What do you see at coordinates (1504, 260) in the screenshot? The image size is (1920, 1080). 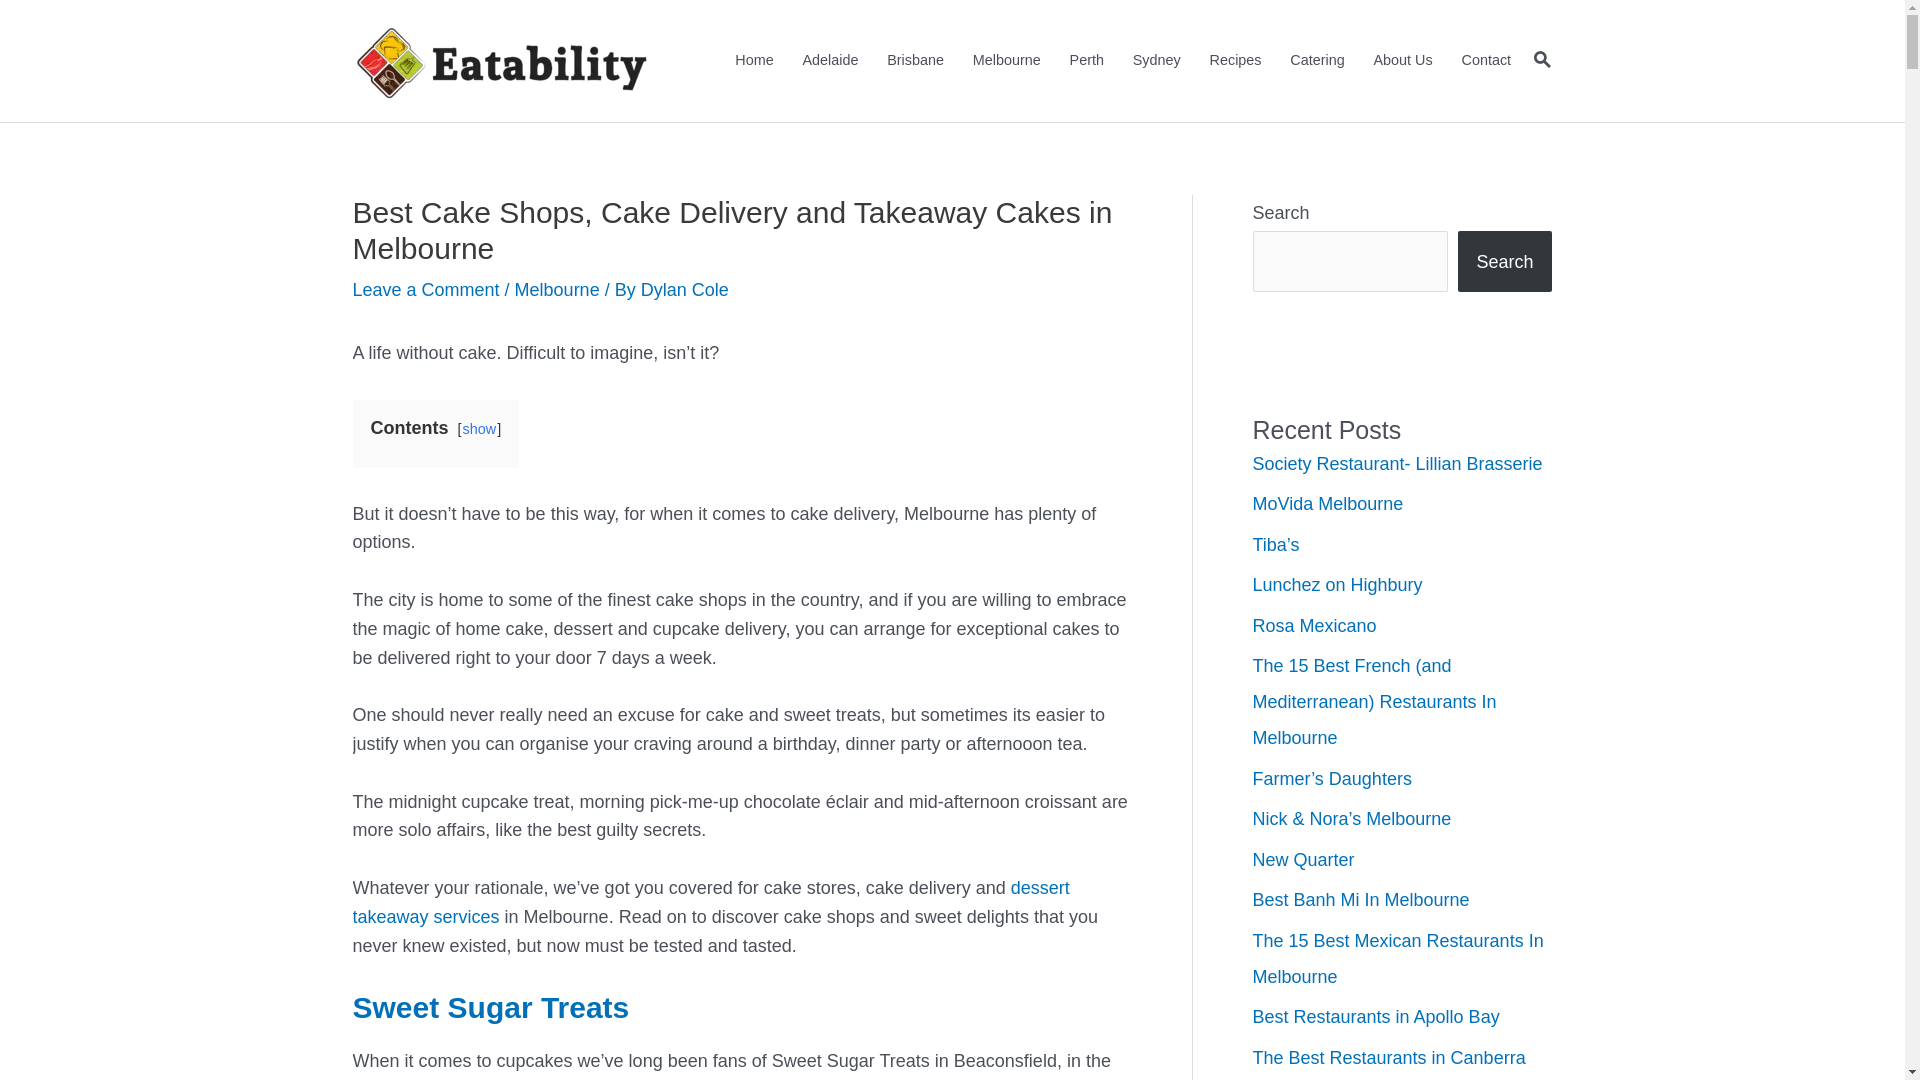 I see `'Search'` at bounding box center [1504, 260].